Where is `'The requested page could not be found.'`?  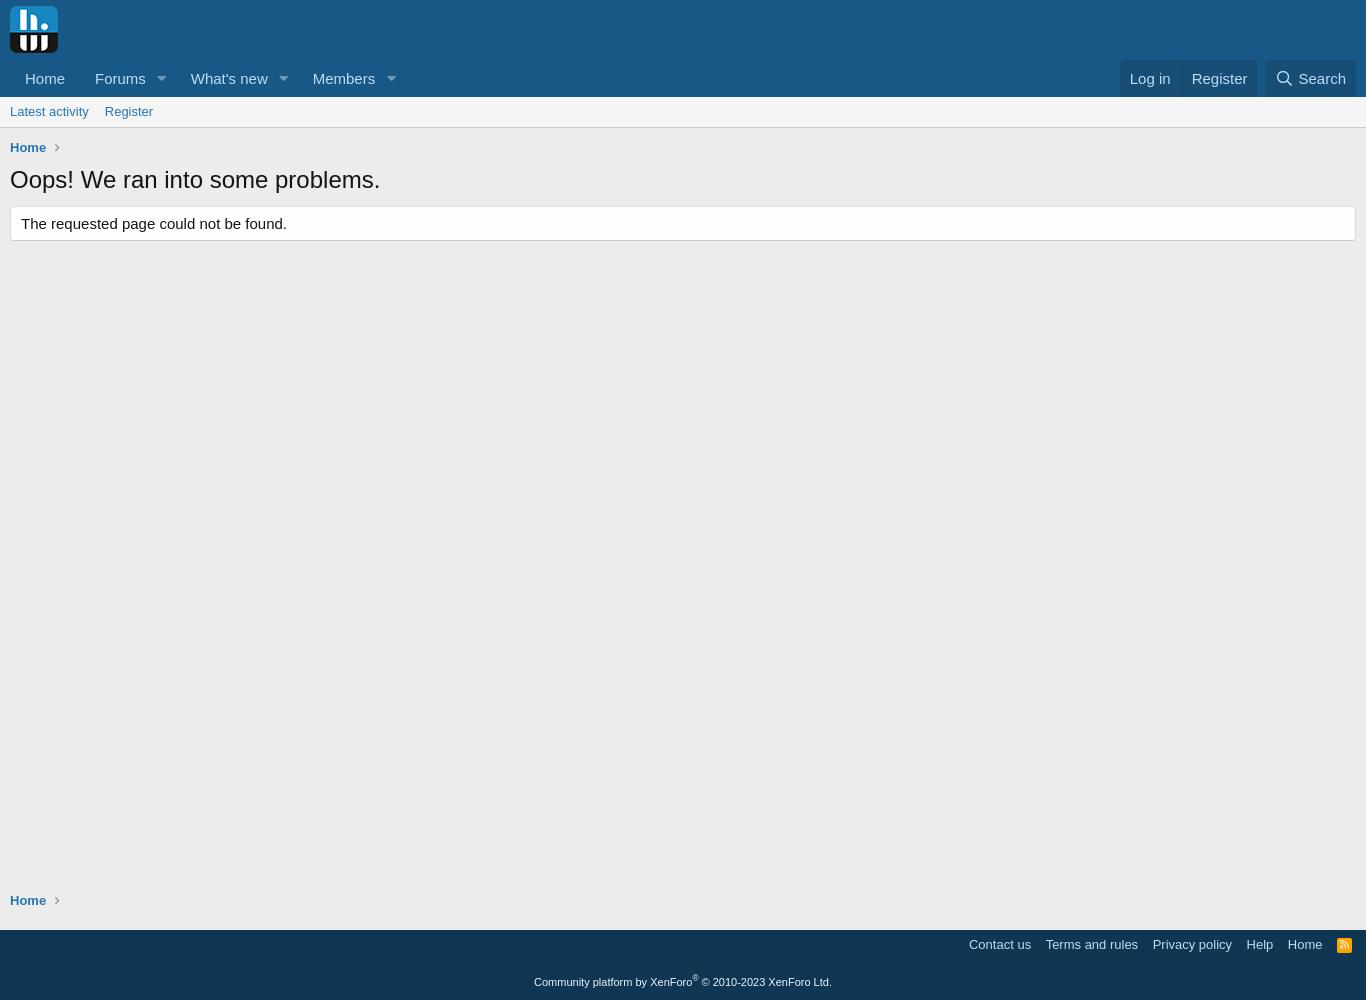
'The requested page could not be found.' is located at coordinates (152, 222).